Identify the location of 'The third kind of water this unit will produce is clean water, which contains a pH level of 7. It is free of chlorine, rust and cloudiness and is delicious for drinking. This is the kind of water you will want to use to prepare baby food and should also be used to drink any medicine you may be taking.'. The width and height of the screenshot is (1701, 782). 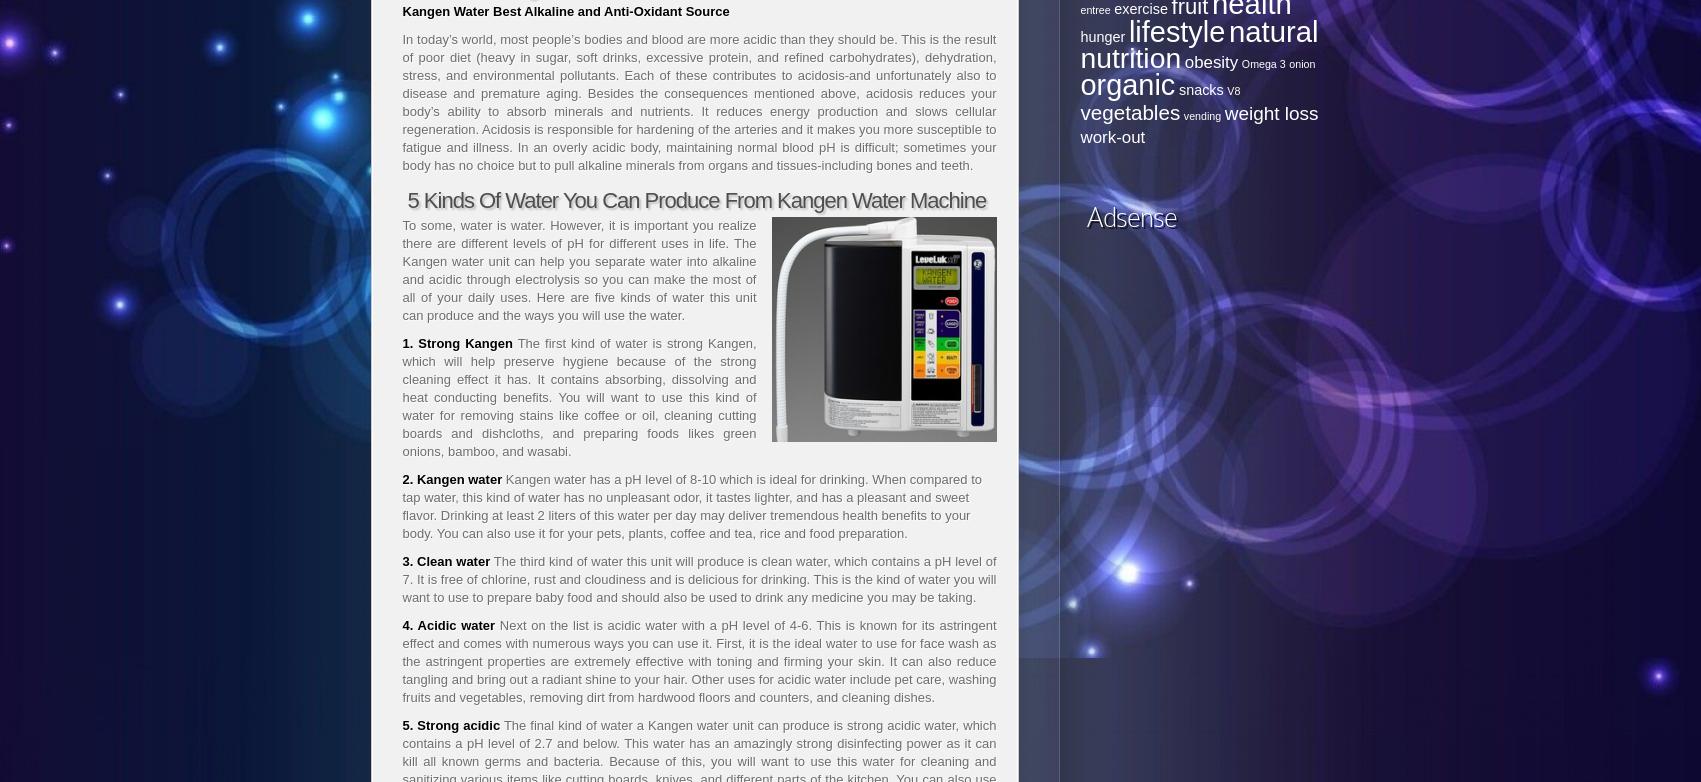
(400, 579).